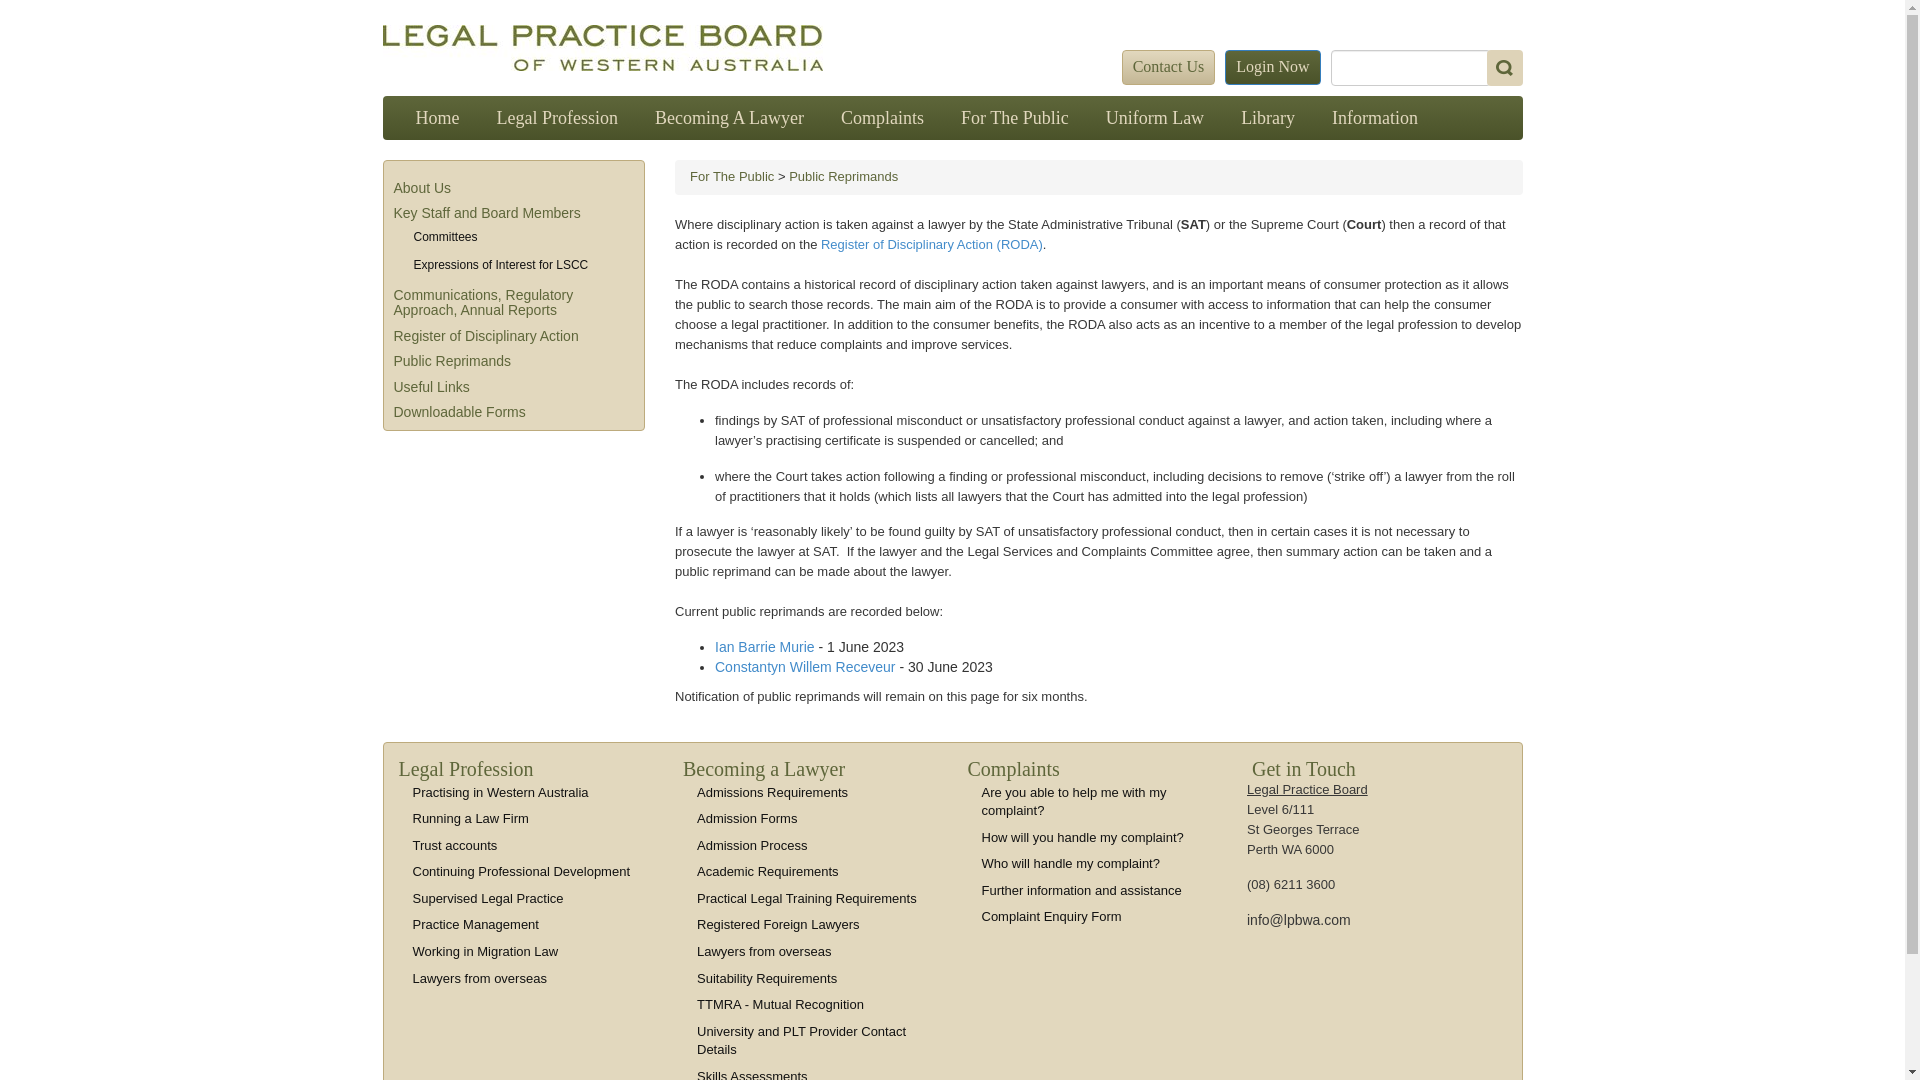 Image resolution: width=1920 pixels, height=1080 pixels. I want to click on 'Ian Barrie Murie', so click(765, 647).